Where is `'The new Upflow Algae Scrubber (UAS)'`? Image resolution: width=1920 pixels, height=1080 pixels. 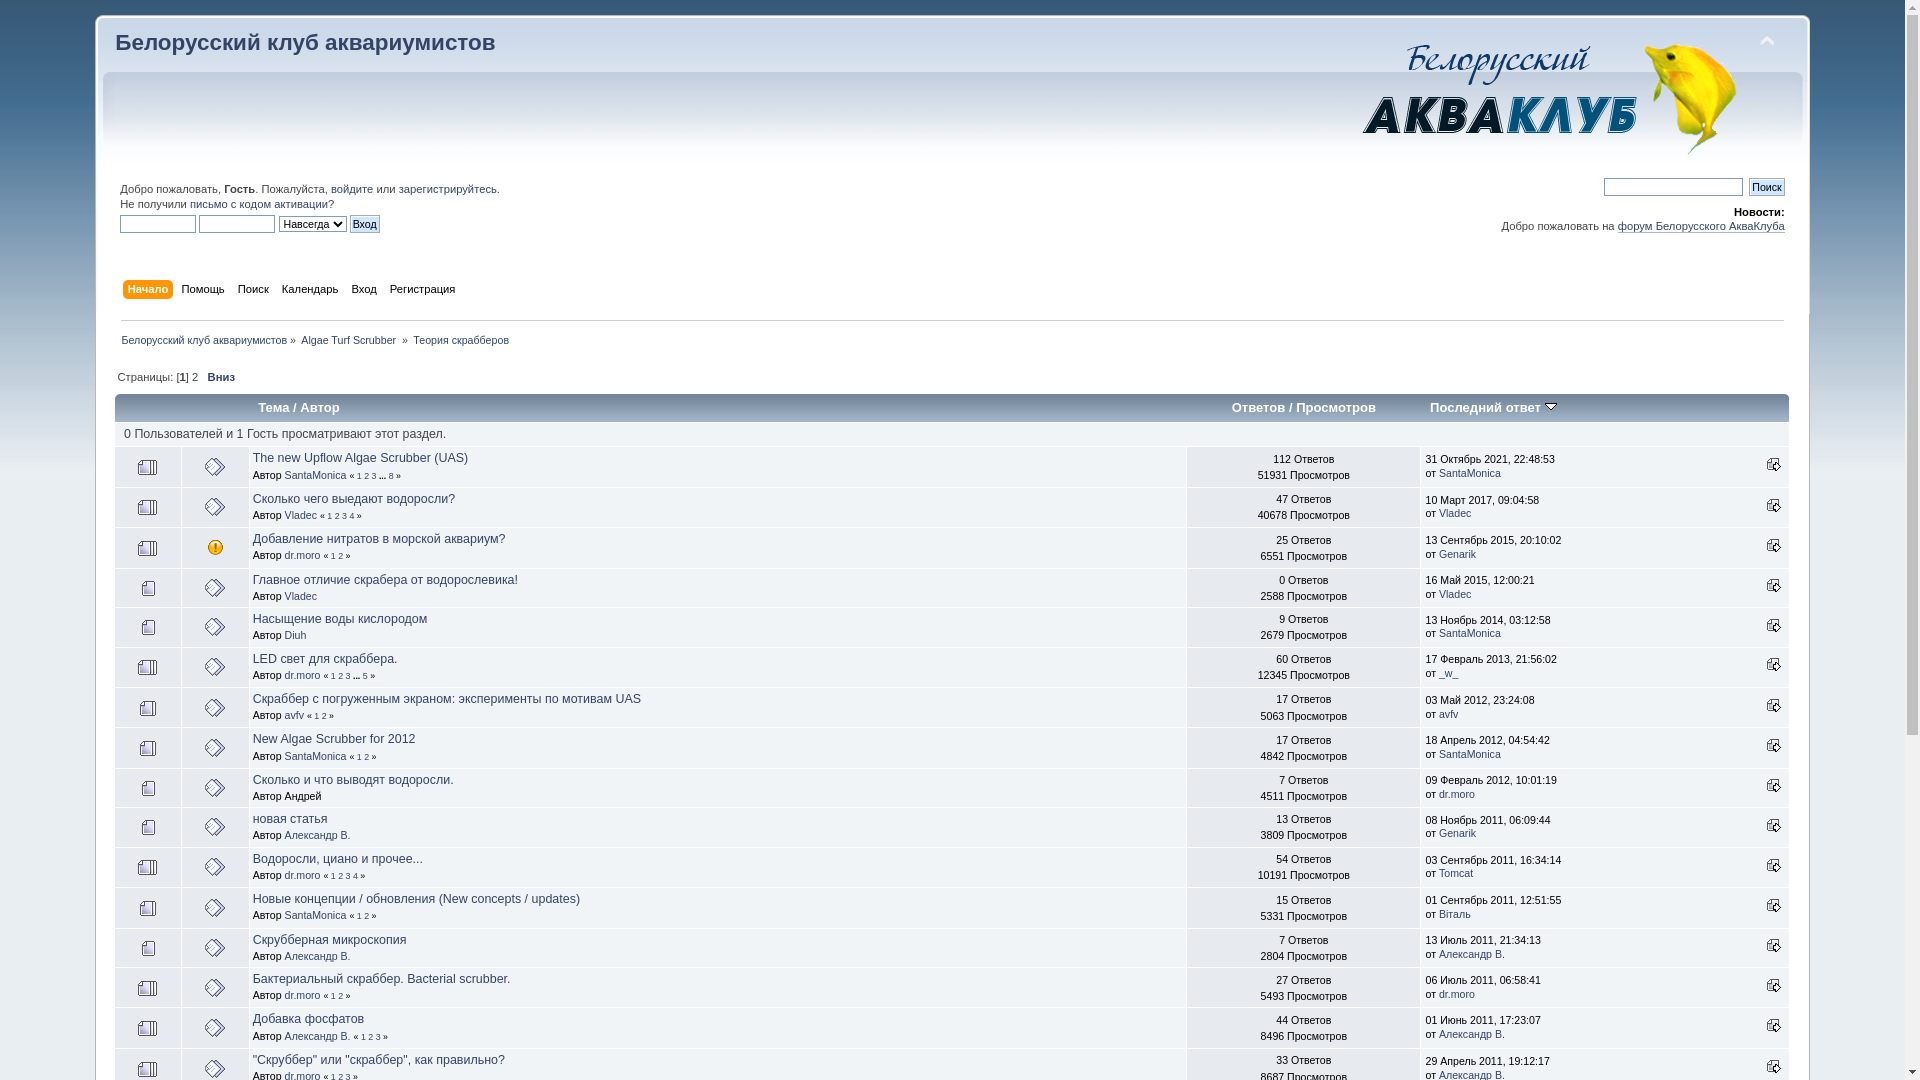
'The new Upflow Algae Scrubber (UAS)' is located at coordinates (252, 458).